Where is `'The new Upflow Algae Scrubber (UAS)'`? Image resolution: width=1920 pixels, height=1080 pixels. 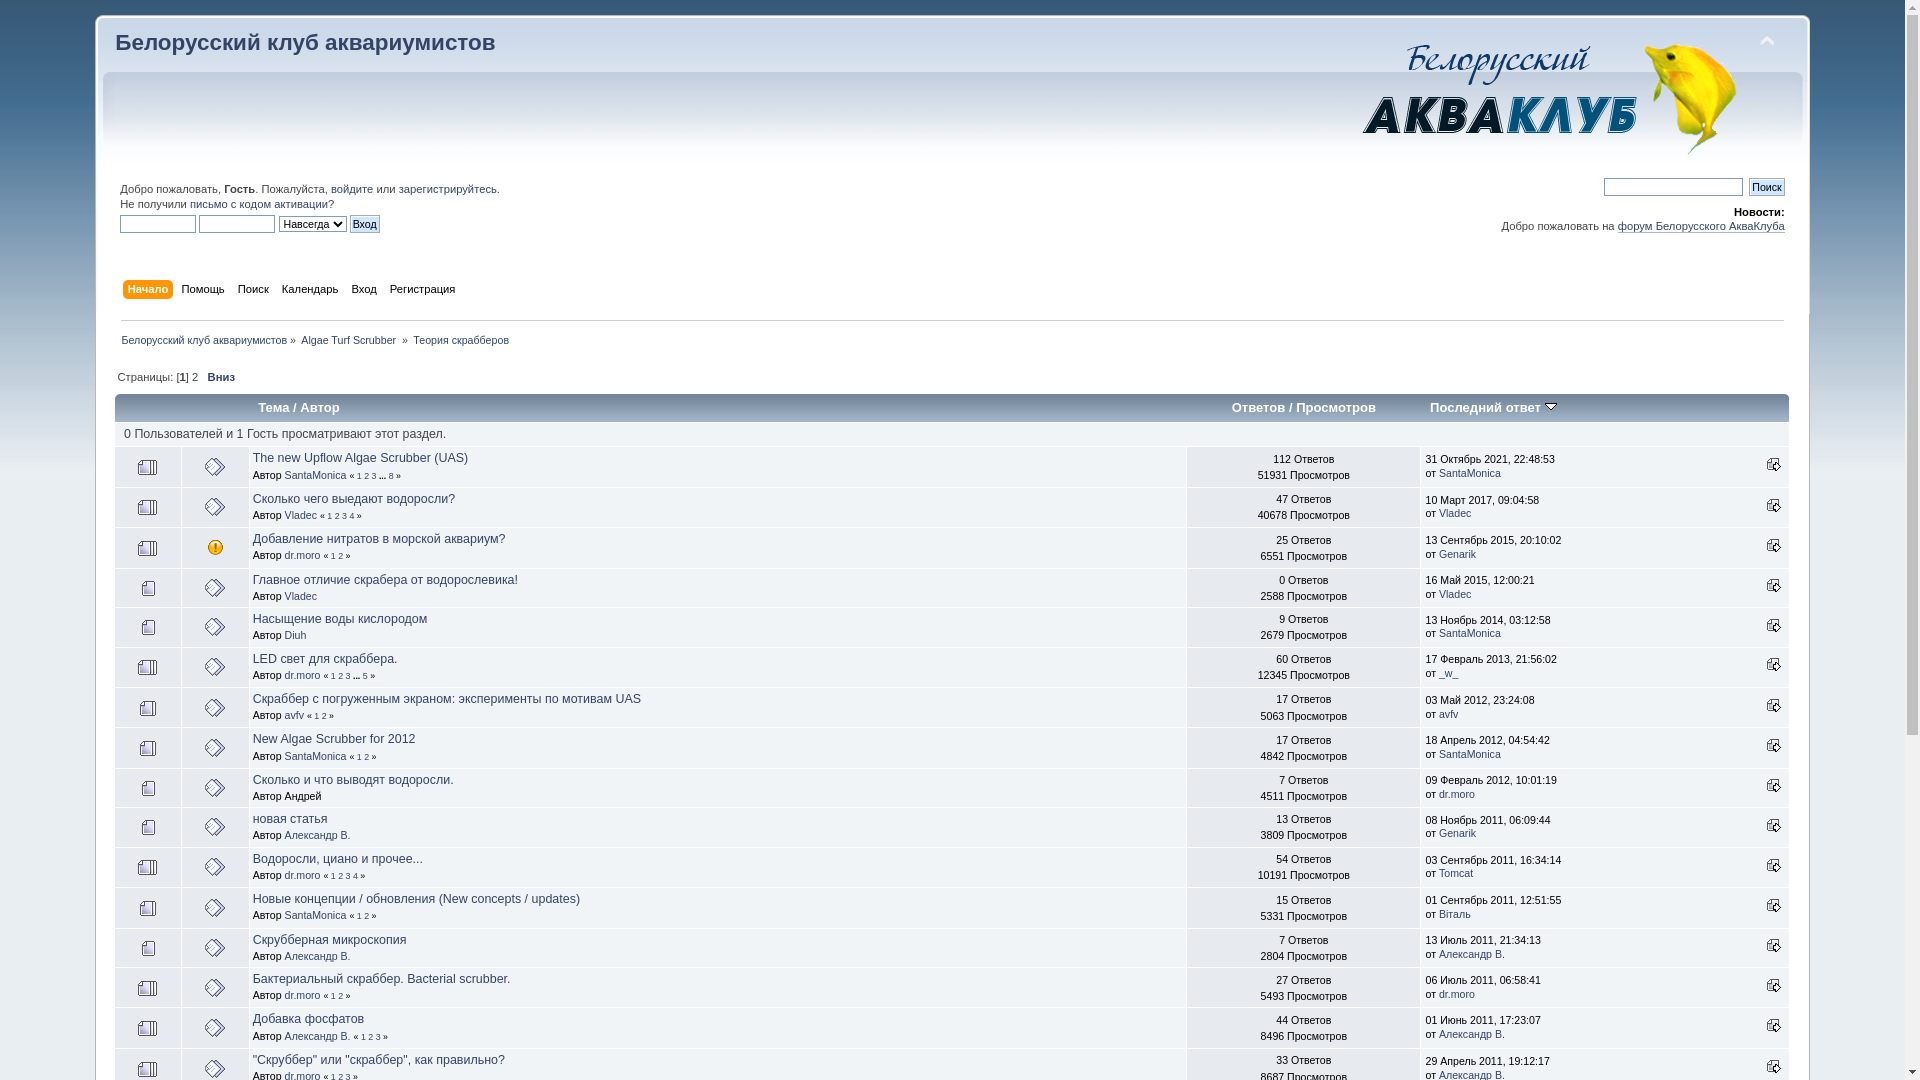
'The new Upflow Algae Scrubber (UAS)' is located at coordinates (252, 458).